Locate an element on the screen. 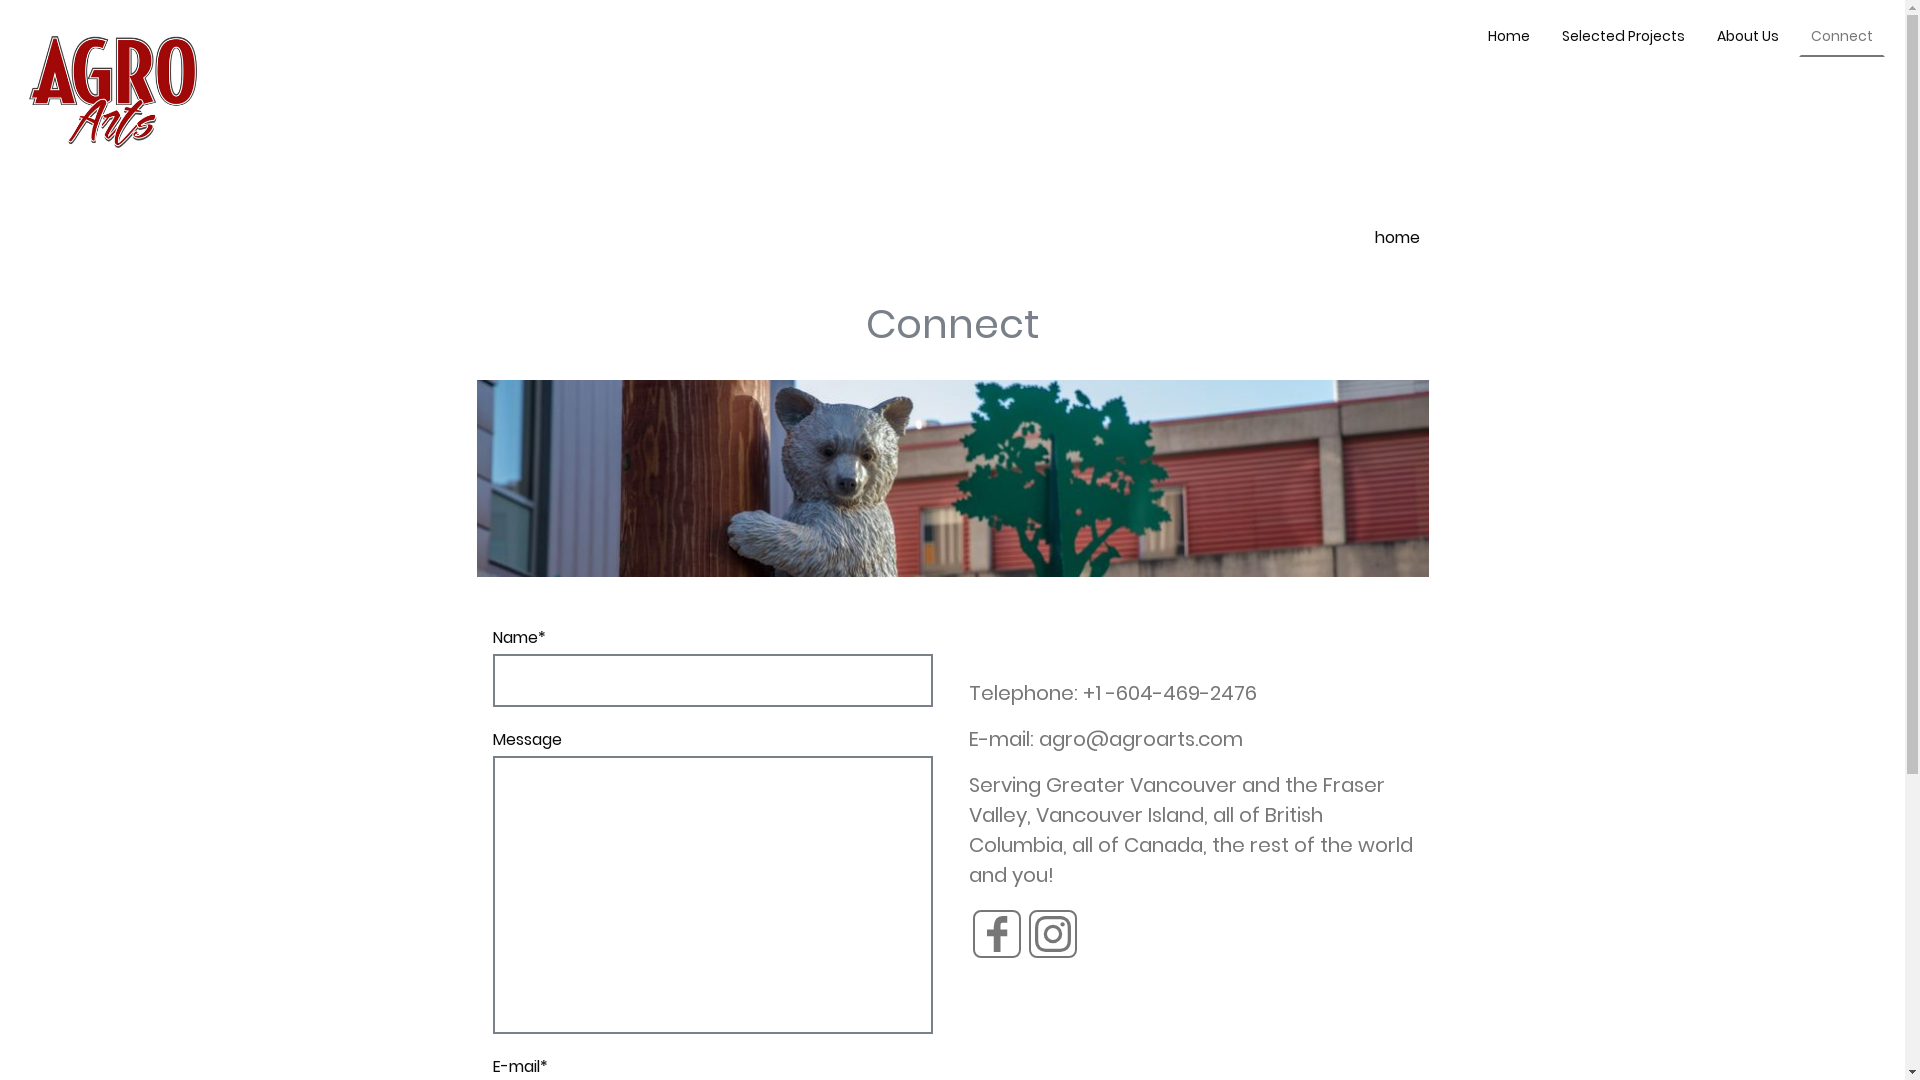 Image resolution: width=1920 pixels, height=1080 pixels. 'About Us' is located at coordinates (1746, 36).